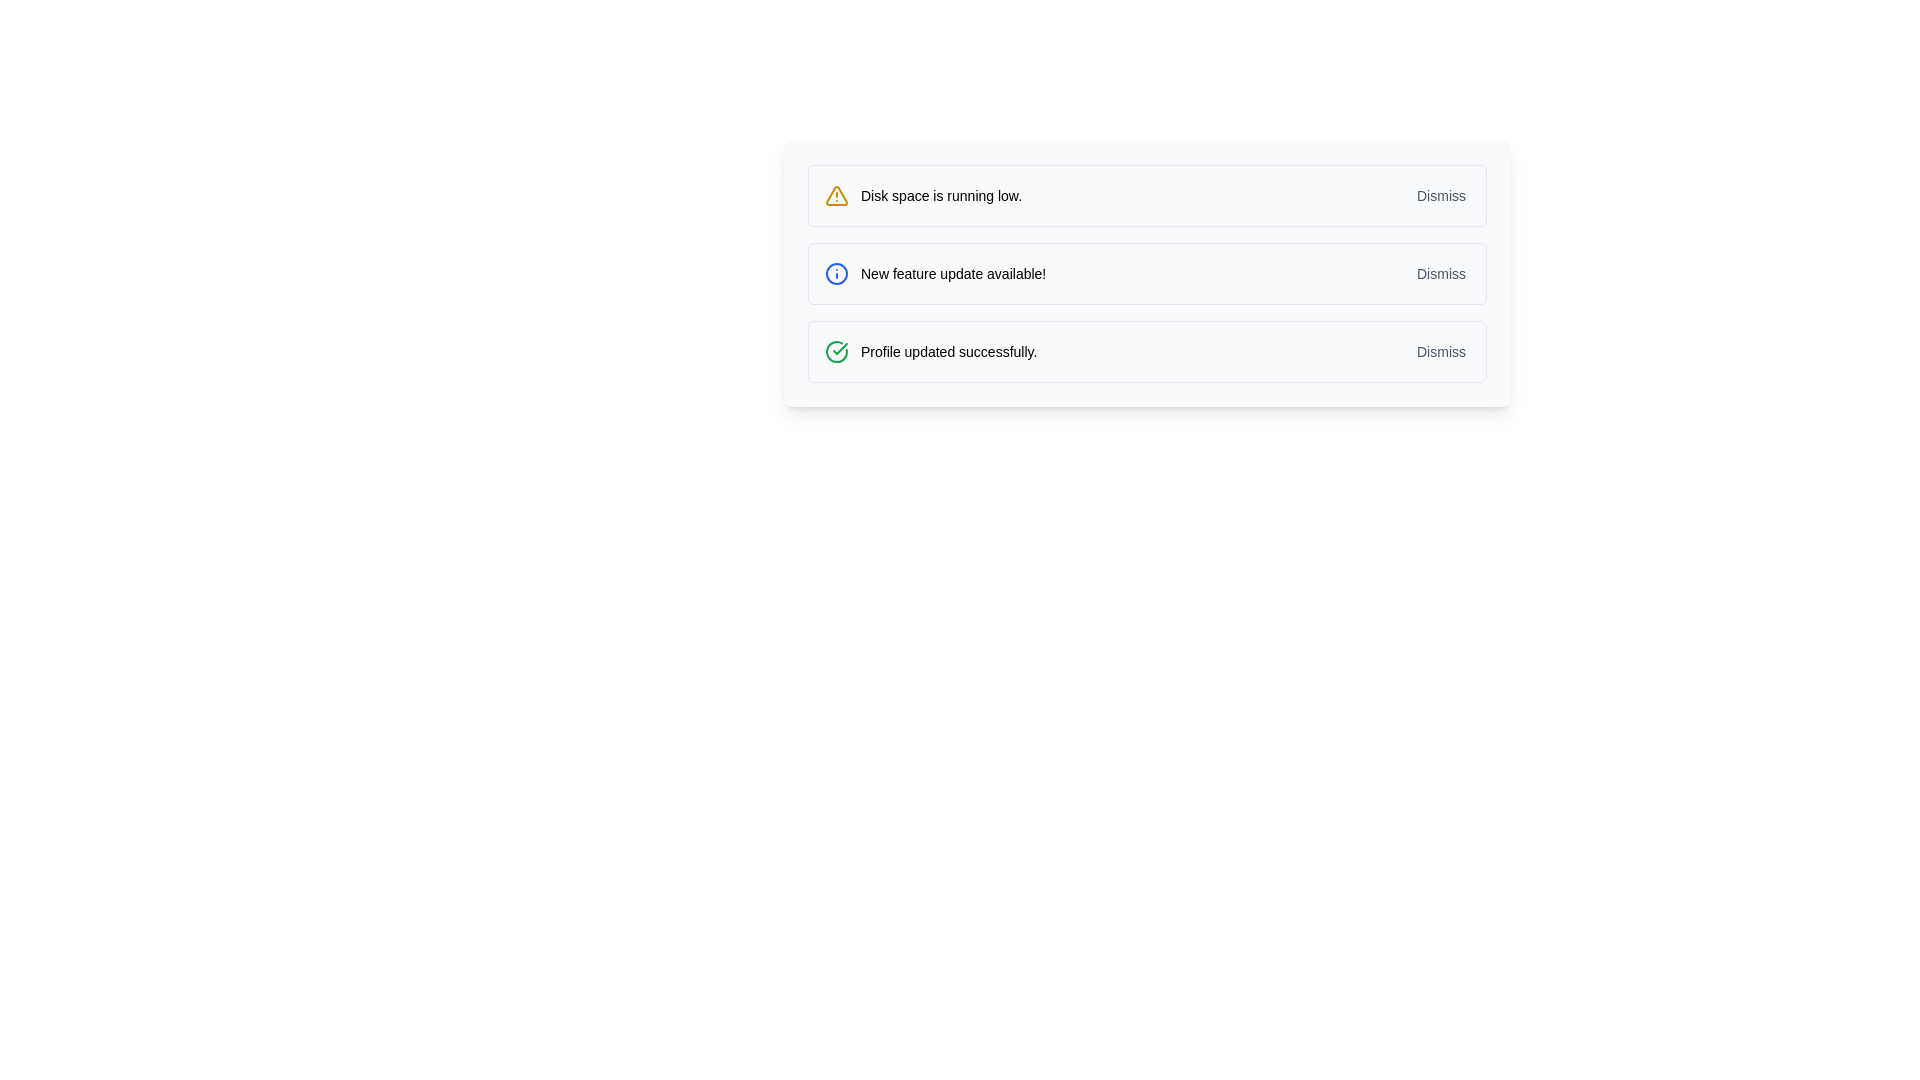 The image size is (1920, 1080). Describe the element at coordinates (1441, 350) in the screenshot. I see `the 'Dismiss' button on the notification bar` at that location.